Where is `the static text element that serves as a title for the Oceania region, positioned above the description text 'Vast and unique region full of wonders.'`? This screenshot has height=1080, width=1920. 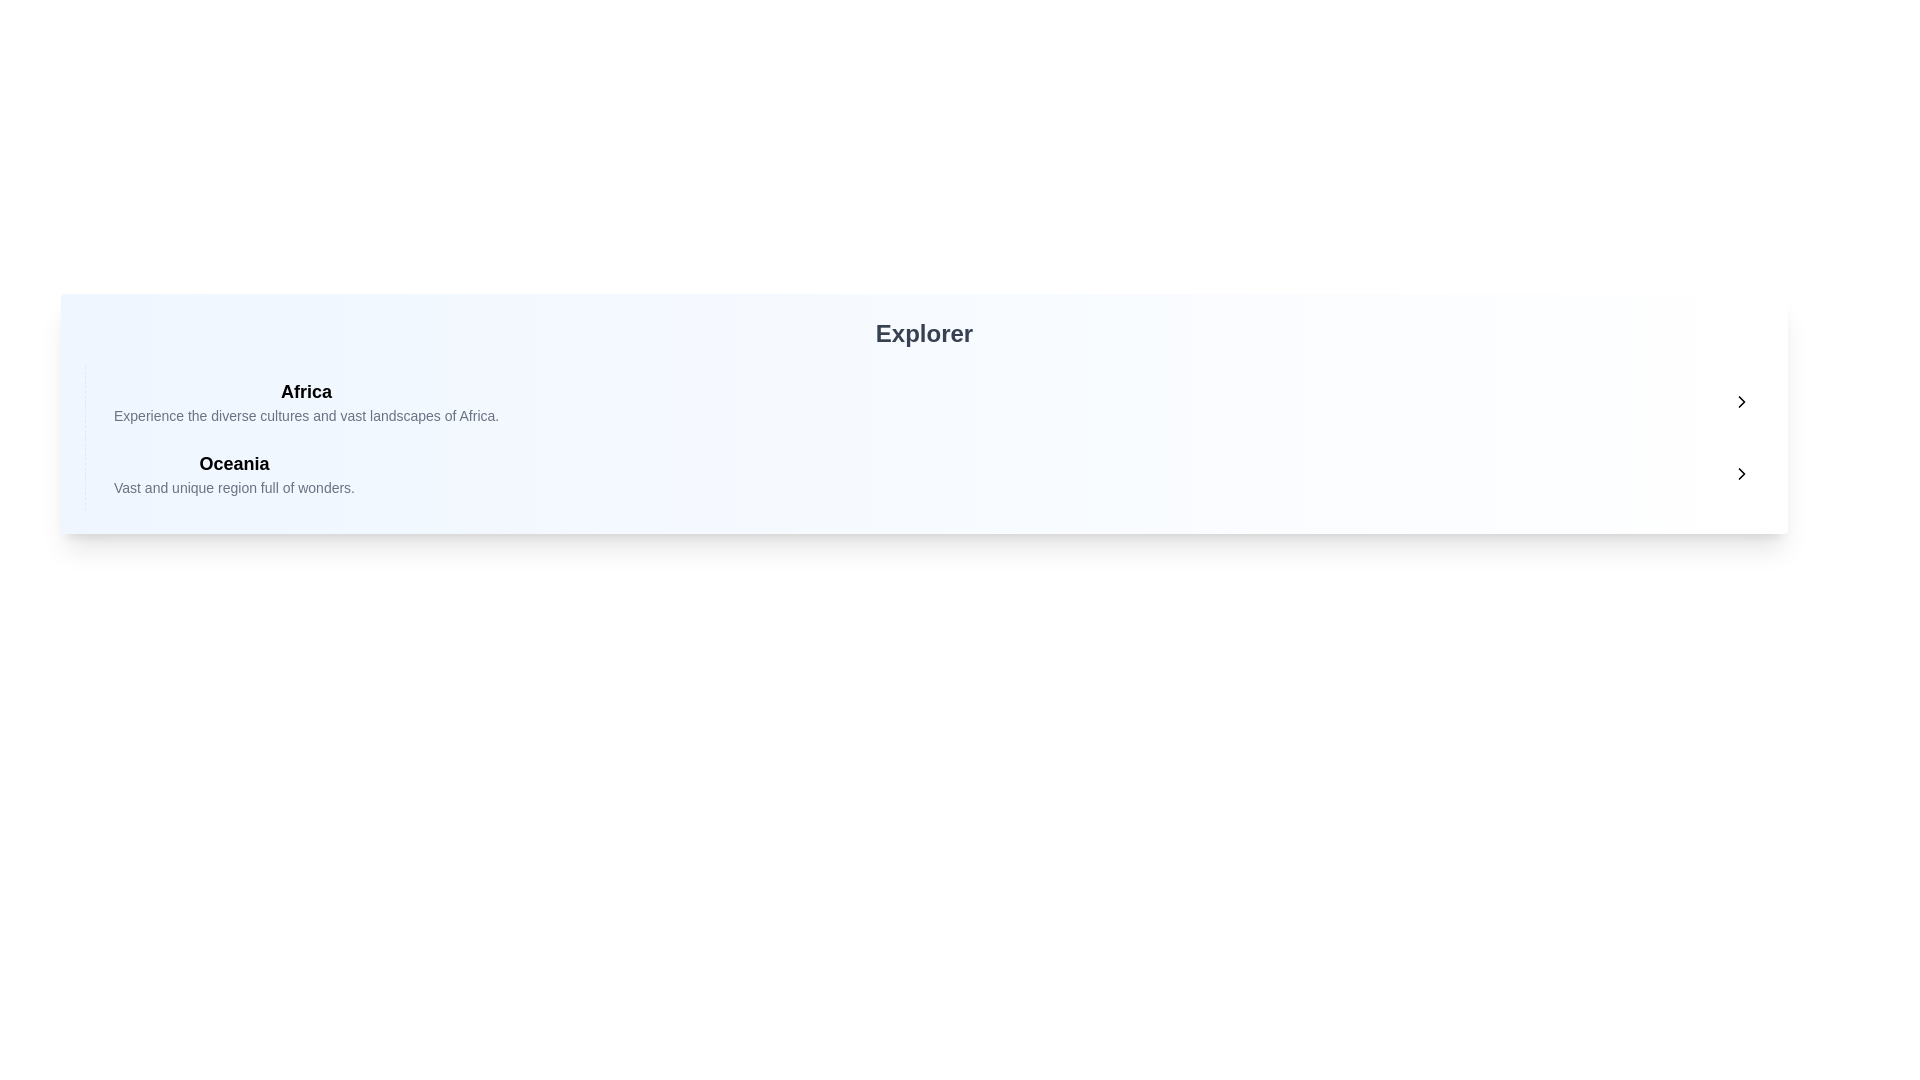
the static text element that serves as a title for the Oceania region, positioned above the description text 'Vast and unique region full of wonders.' is located at coordinates (234, 463).